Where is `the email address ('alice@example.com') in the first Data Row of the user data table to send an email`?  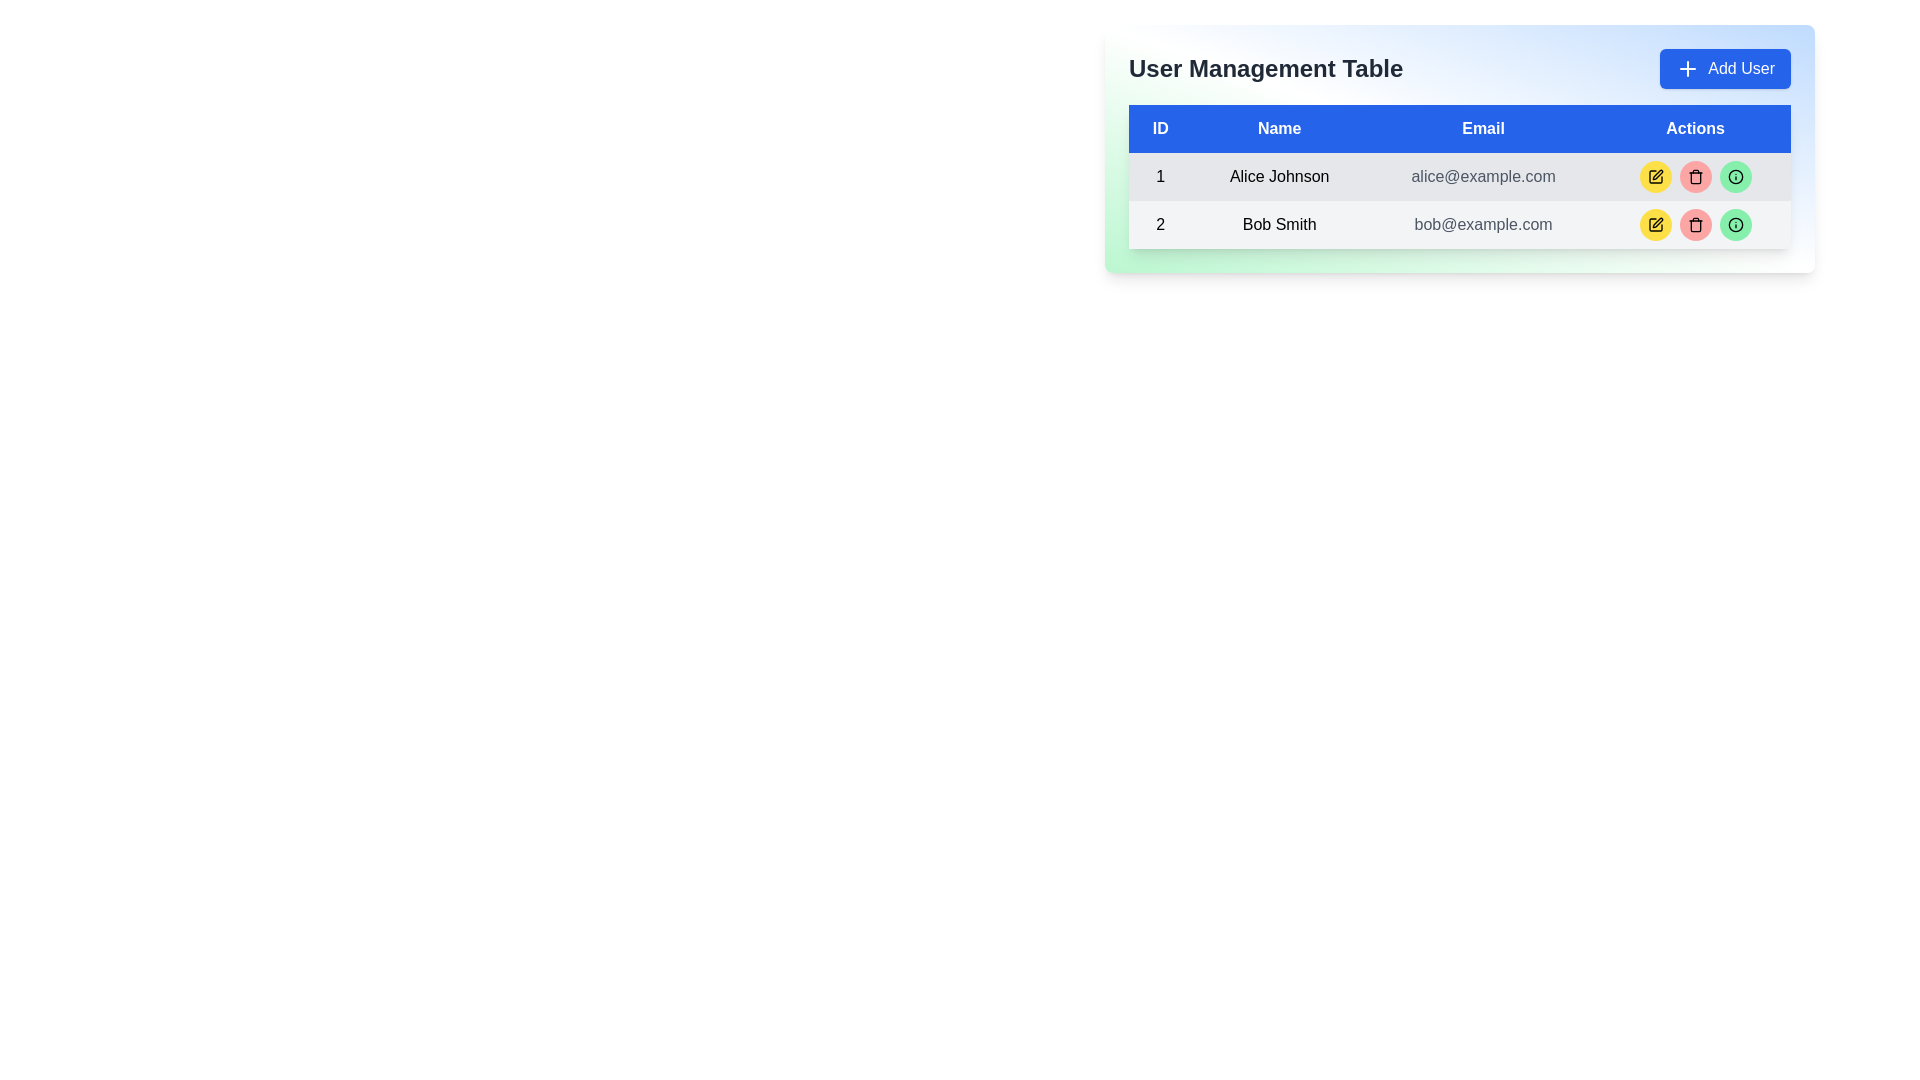 the email address ('alice@example.com') in the first Data Row of the user data table to send an email is located at coordinates (1459, 176).